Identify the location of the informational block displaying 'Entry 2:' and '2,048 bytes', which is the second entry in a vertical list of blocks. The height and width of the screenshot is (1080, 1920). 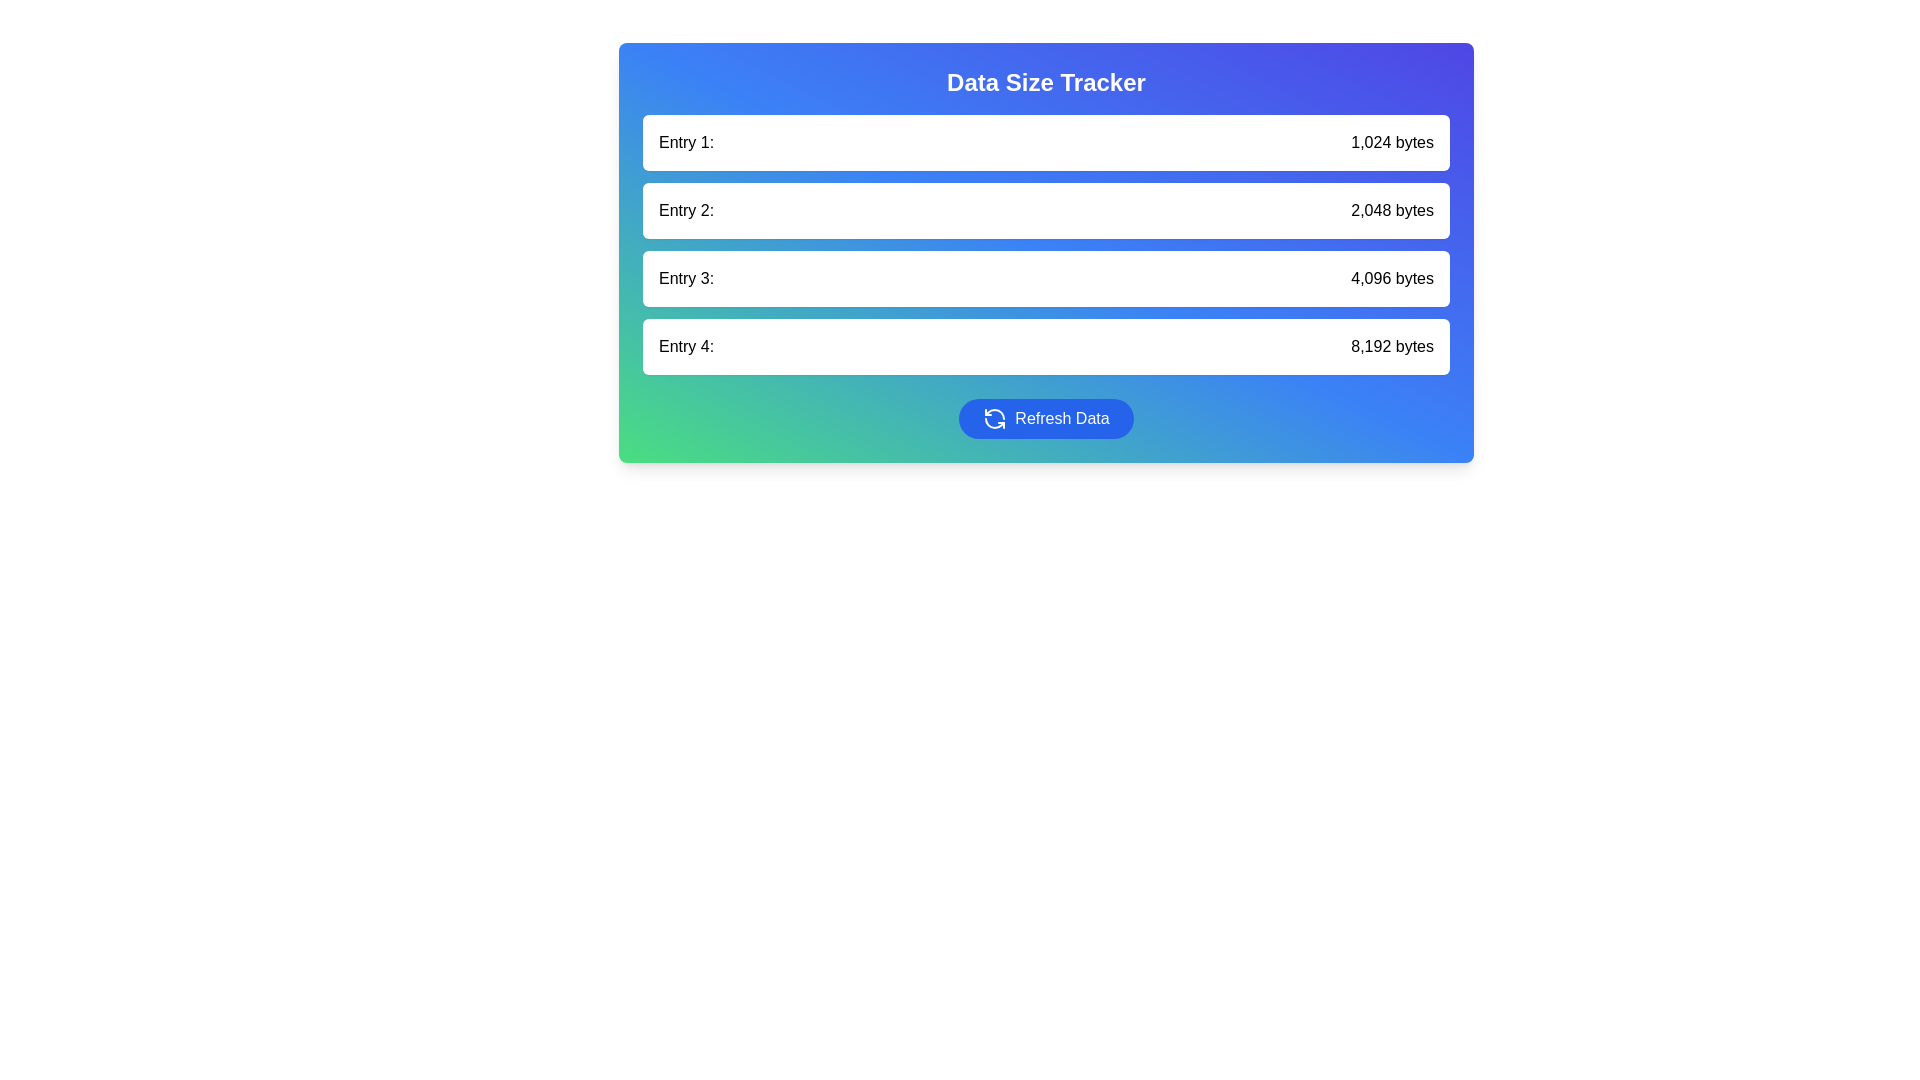
(1045, 211).